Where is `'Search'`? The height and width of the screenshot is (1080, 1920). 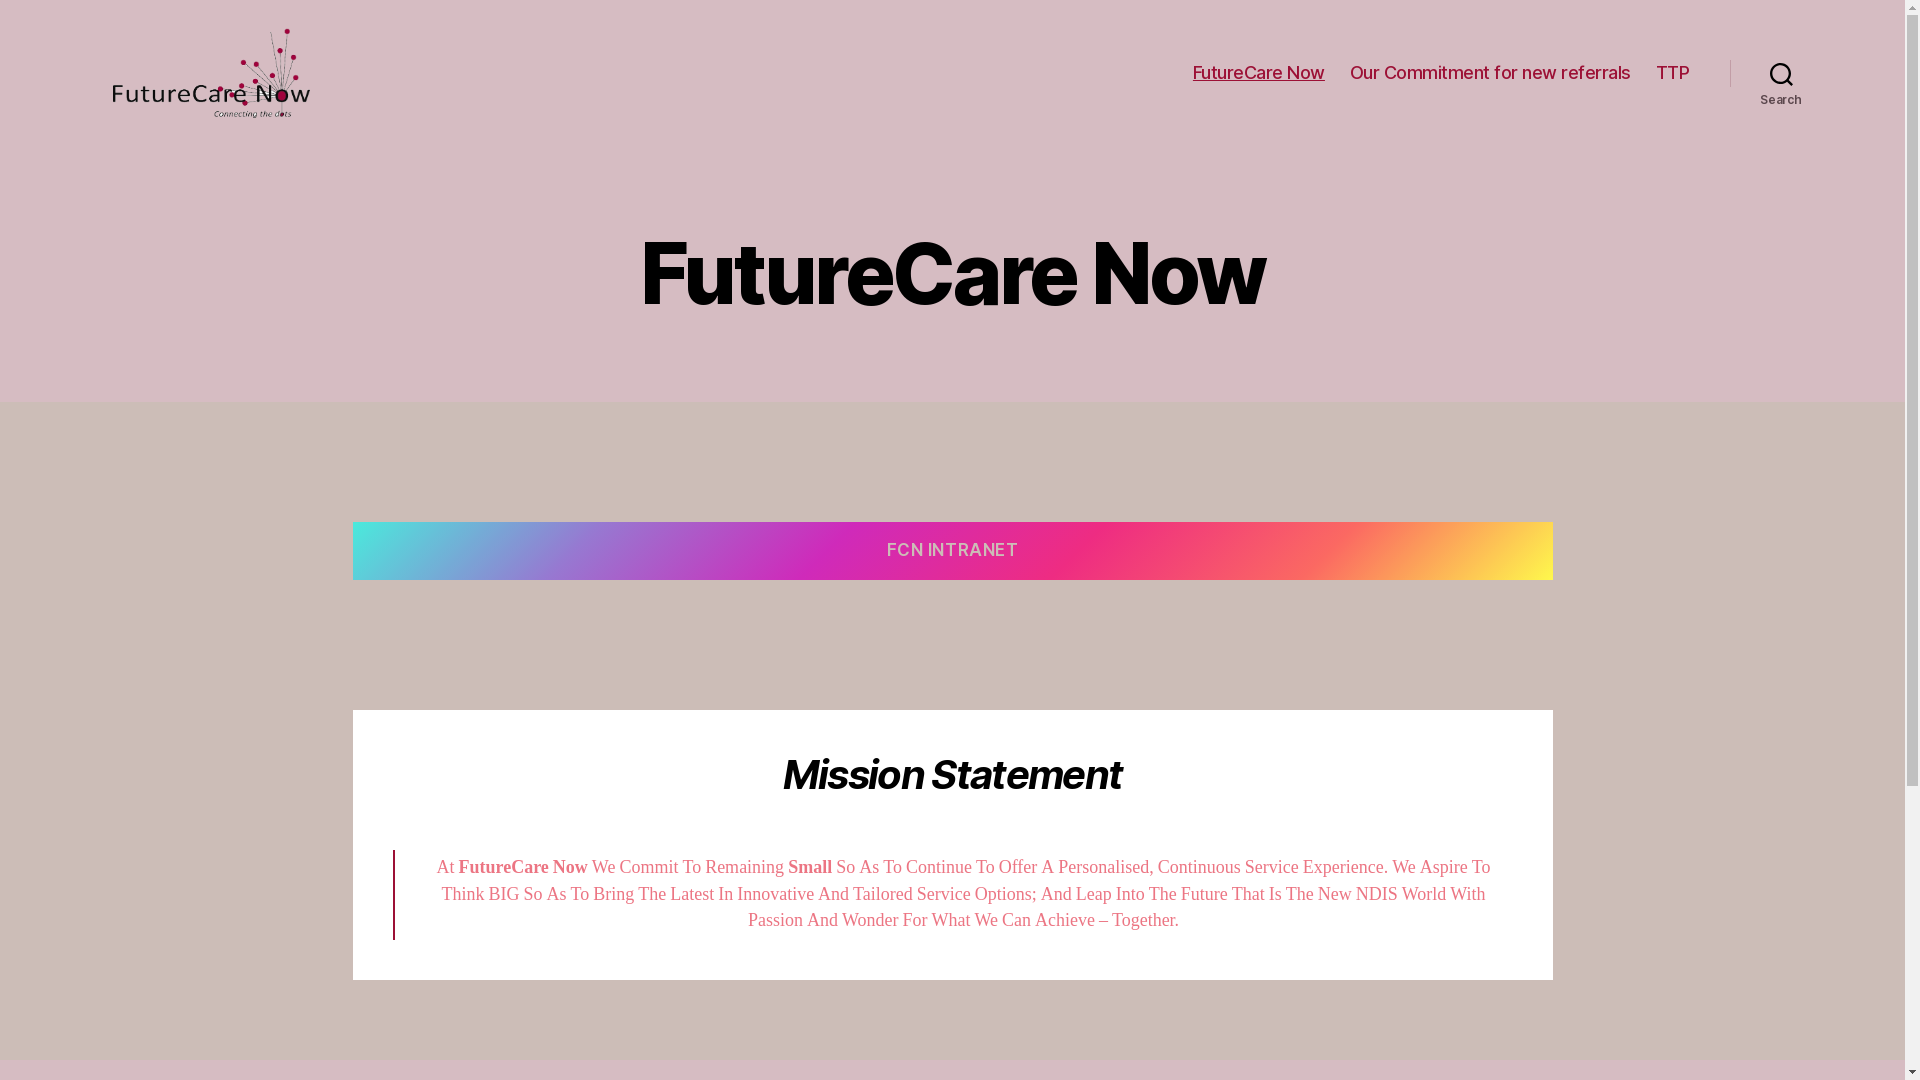 'Search' is located at coordinates (1781, 72).